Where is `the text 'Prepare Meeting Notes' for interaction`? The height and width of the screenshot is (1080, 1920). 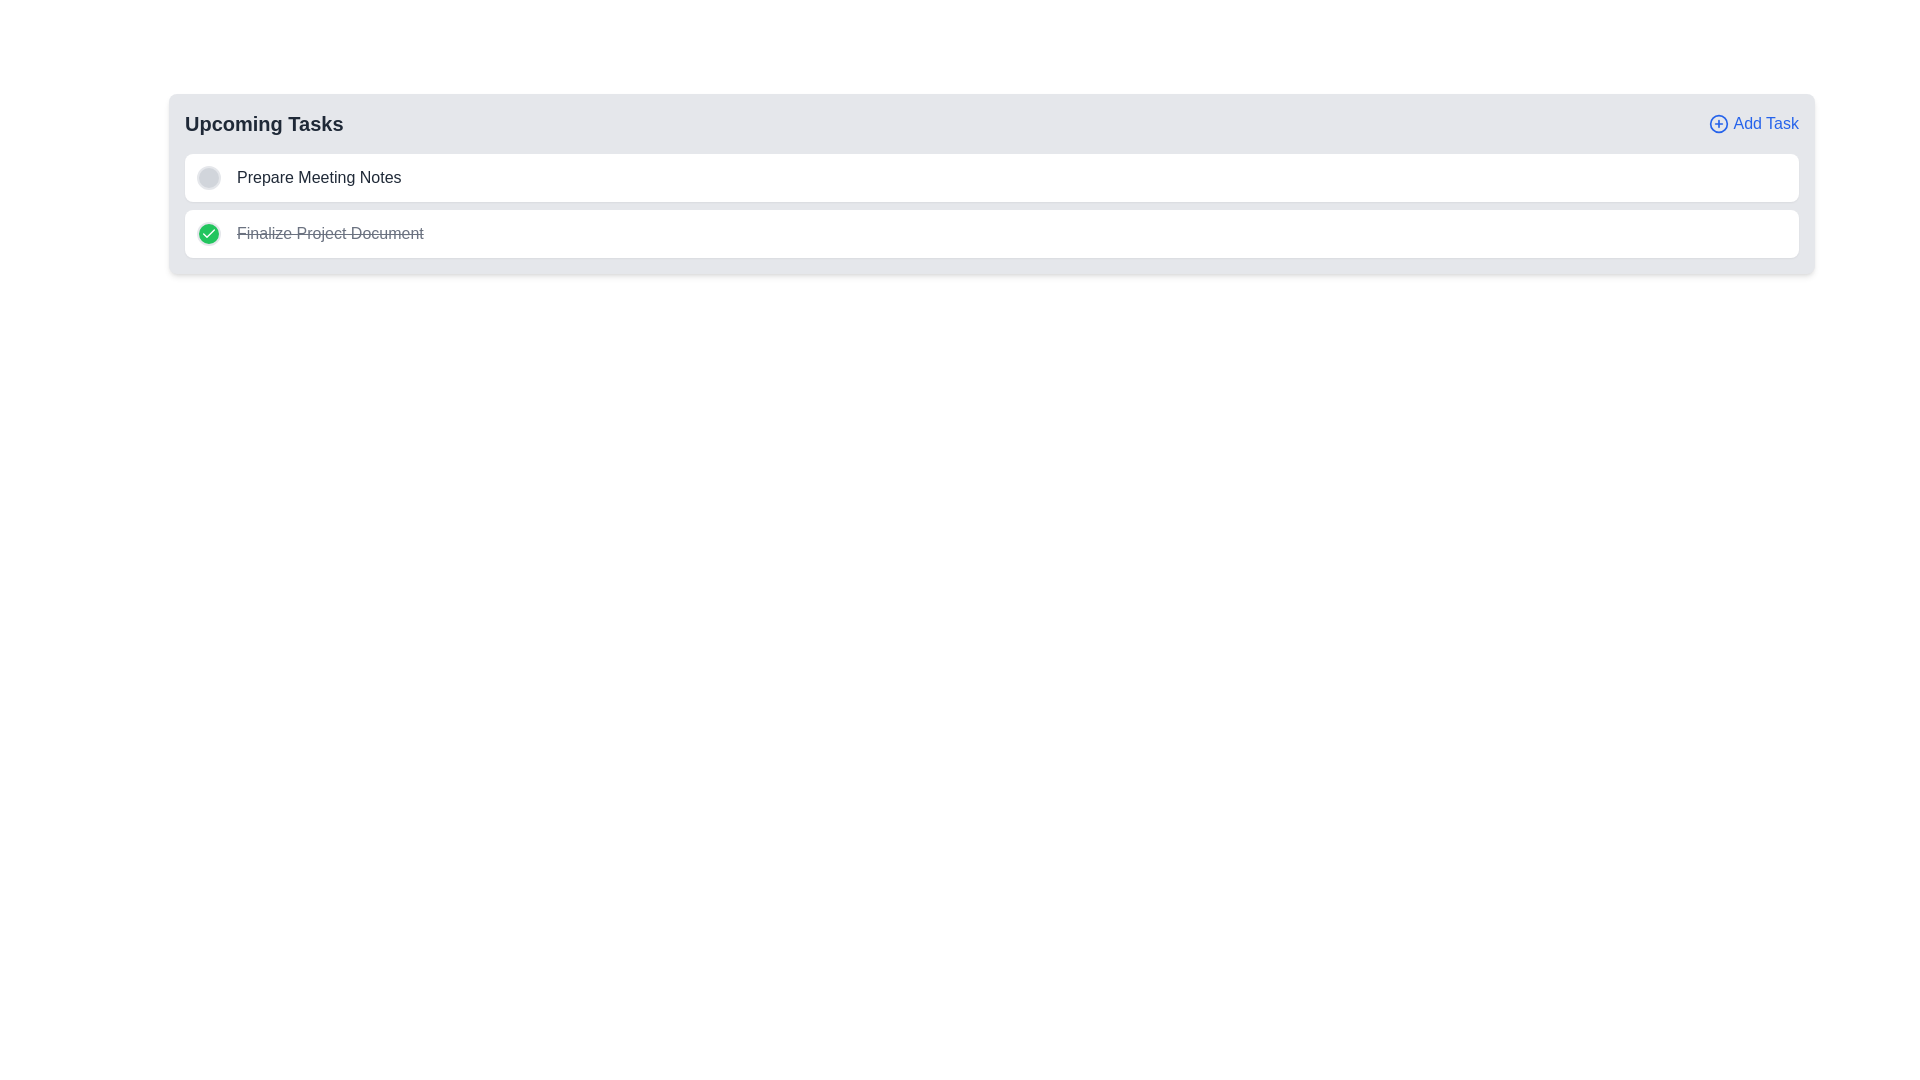
the text 'Prepare Meeting Notes' for interaction is located at coordinates (318, 176).